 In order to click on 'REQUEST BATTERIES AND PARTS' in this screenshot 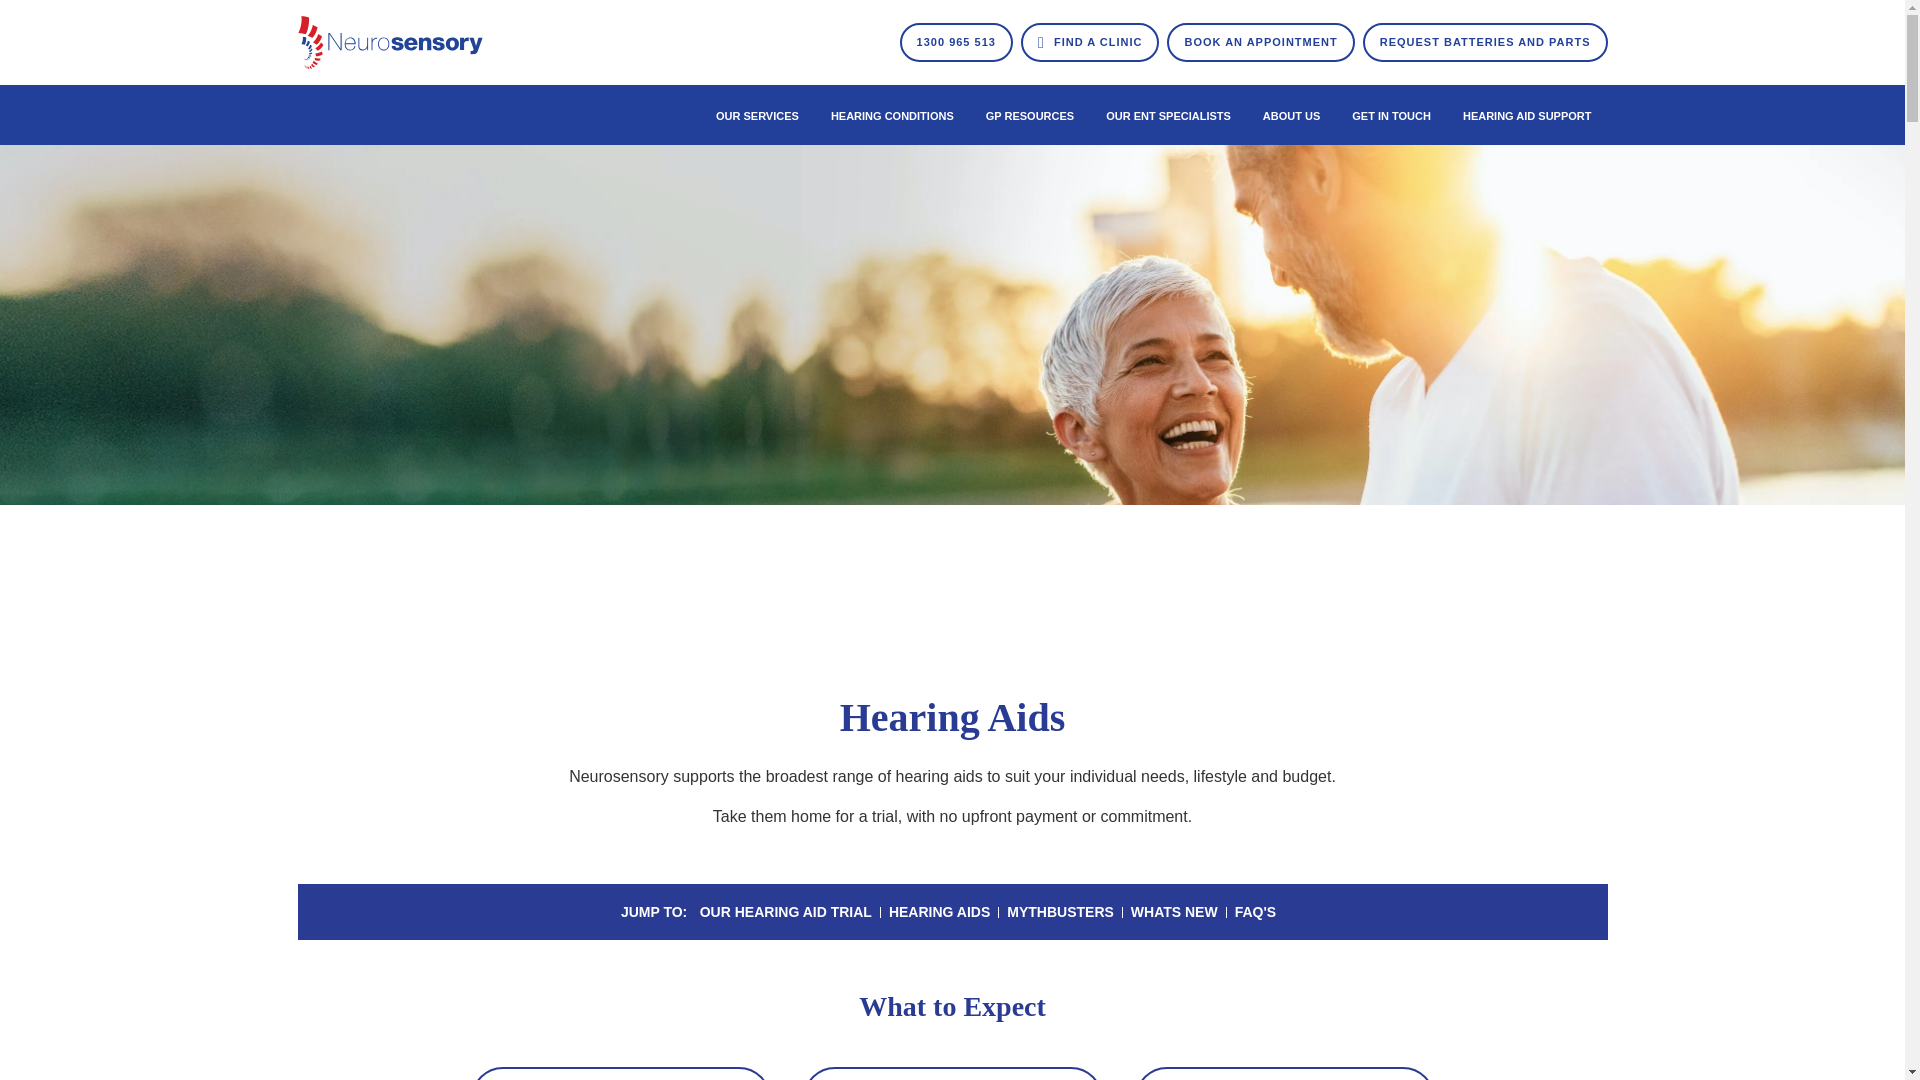, I will do `click(1485, 42)`.